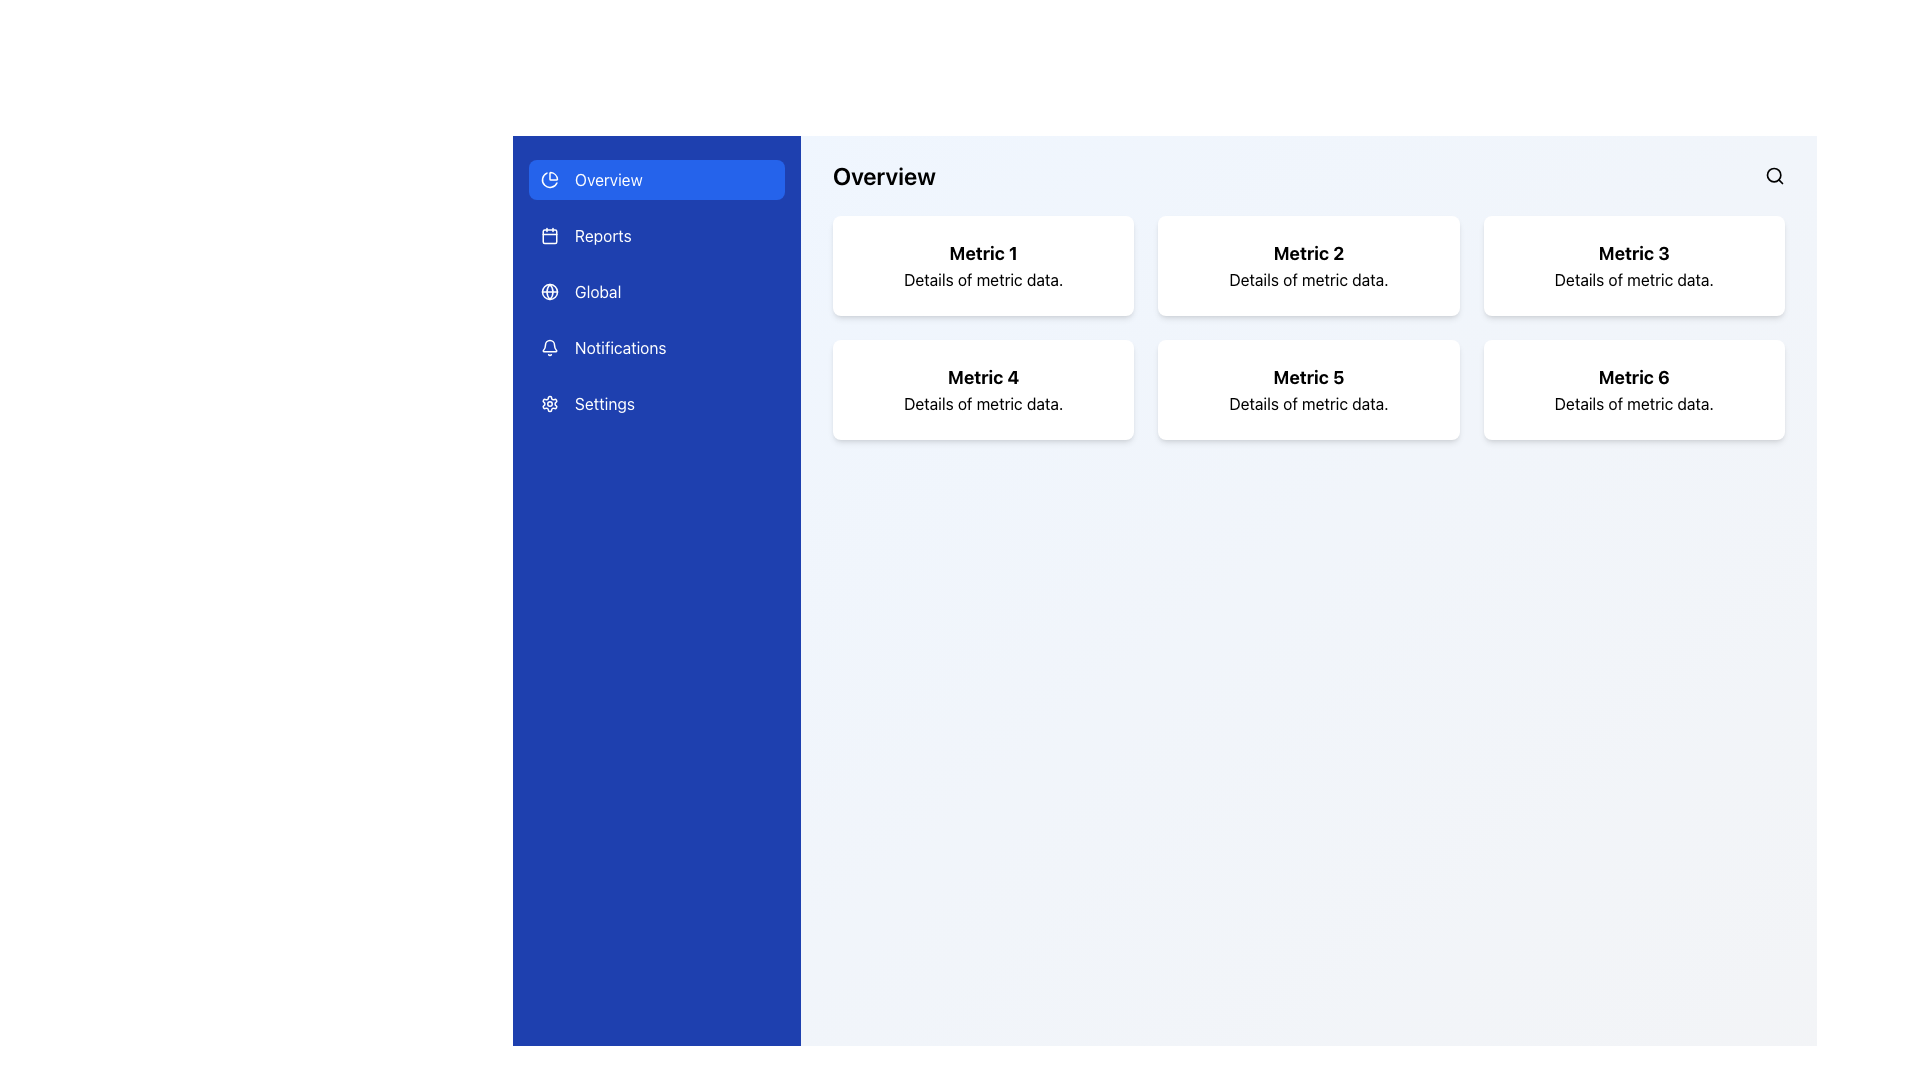 This screenshot has height=1080, width=1920. What do you see at coordinates (1775, 175) in the screenshot?
I see `the magnifying glass icon button, which is outlined and located near the top-right corner of the interface, to initiate a search action` at bounding box center [1775, 175].